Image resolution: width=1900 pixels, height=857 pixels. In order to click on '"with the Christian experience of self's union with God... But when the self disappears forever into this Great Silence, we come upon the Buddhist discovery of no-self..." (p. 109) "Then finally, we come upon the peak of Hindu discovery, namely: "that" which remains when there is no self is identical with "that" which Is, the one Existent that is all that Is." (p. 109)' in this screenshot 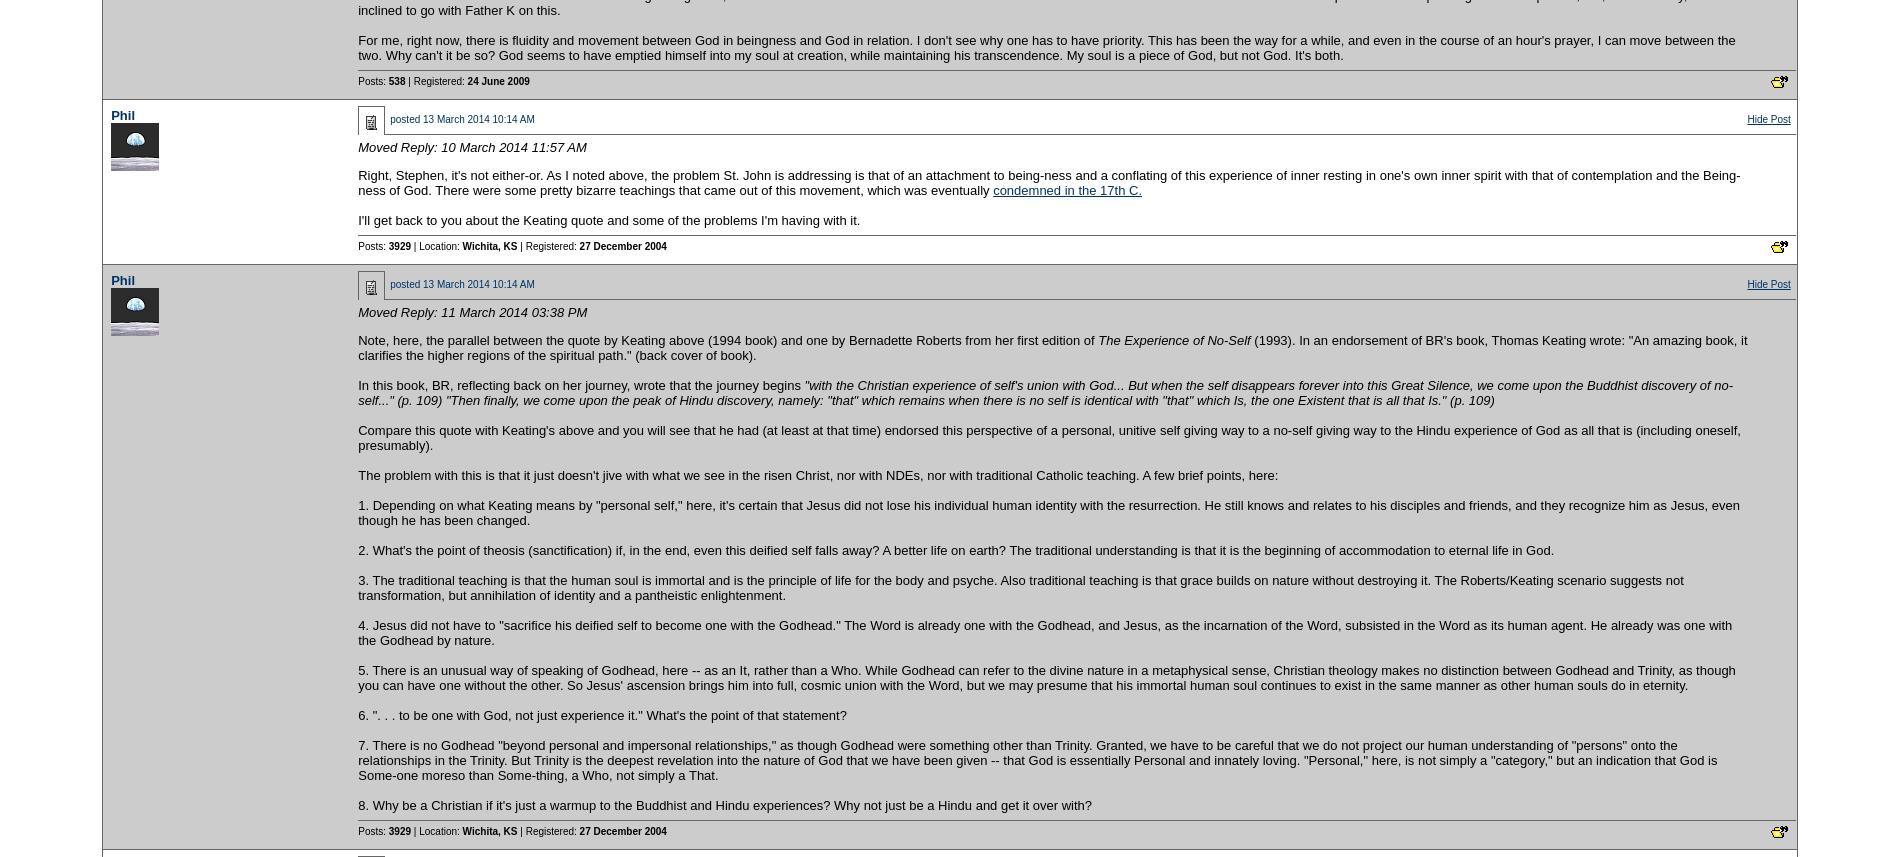, I will do `click(1045, 391)`.